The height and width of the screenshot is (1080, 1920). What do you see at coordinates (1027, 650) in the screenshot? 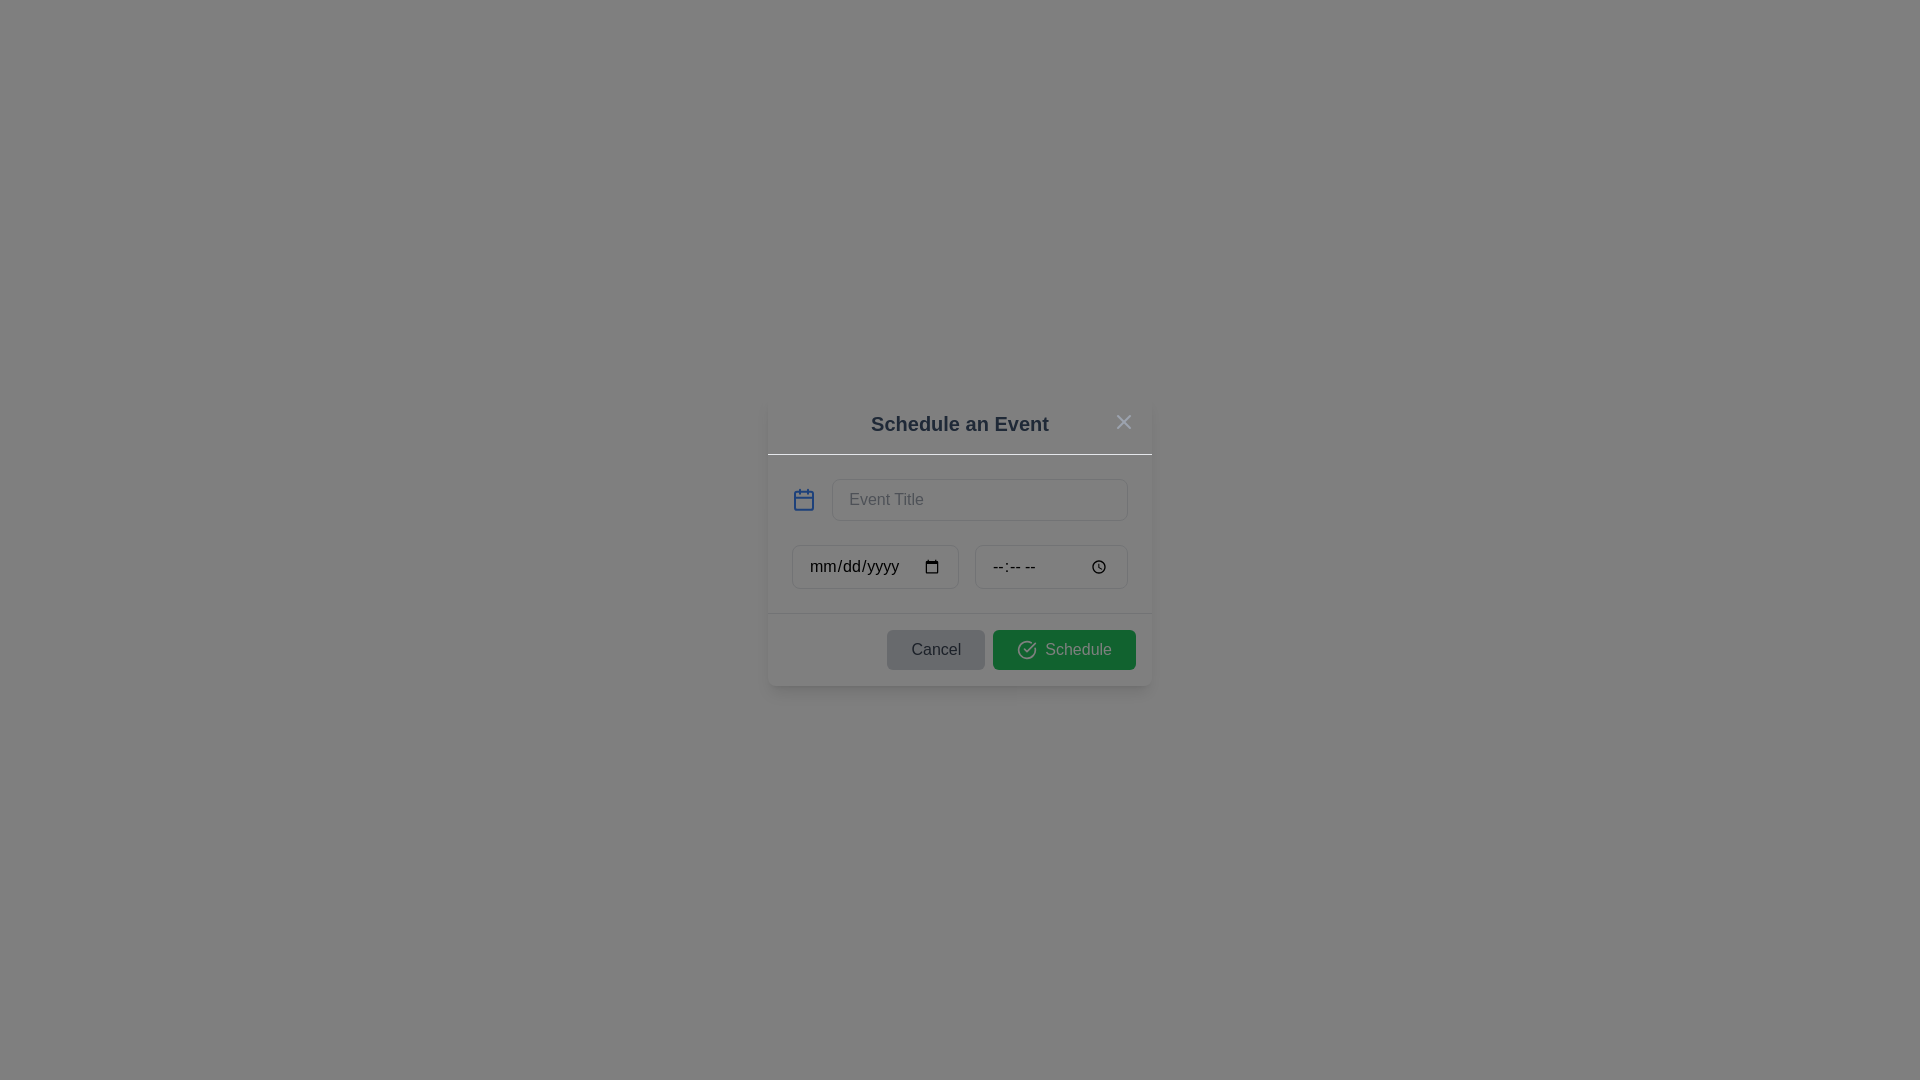
I see `the circular icon with a checkmark inside, which is located to the left of the 'Schedule' text within the 'Schedule' button` at bounding box center [1027, 650].